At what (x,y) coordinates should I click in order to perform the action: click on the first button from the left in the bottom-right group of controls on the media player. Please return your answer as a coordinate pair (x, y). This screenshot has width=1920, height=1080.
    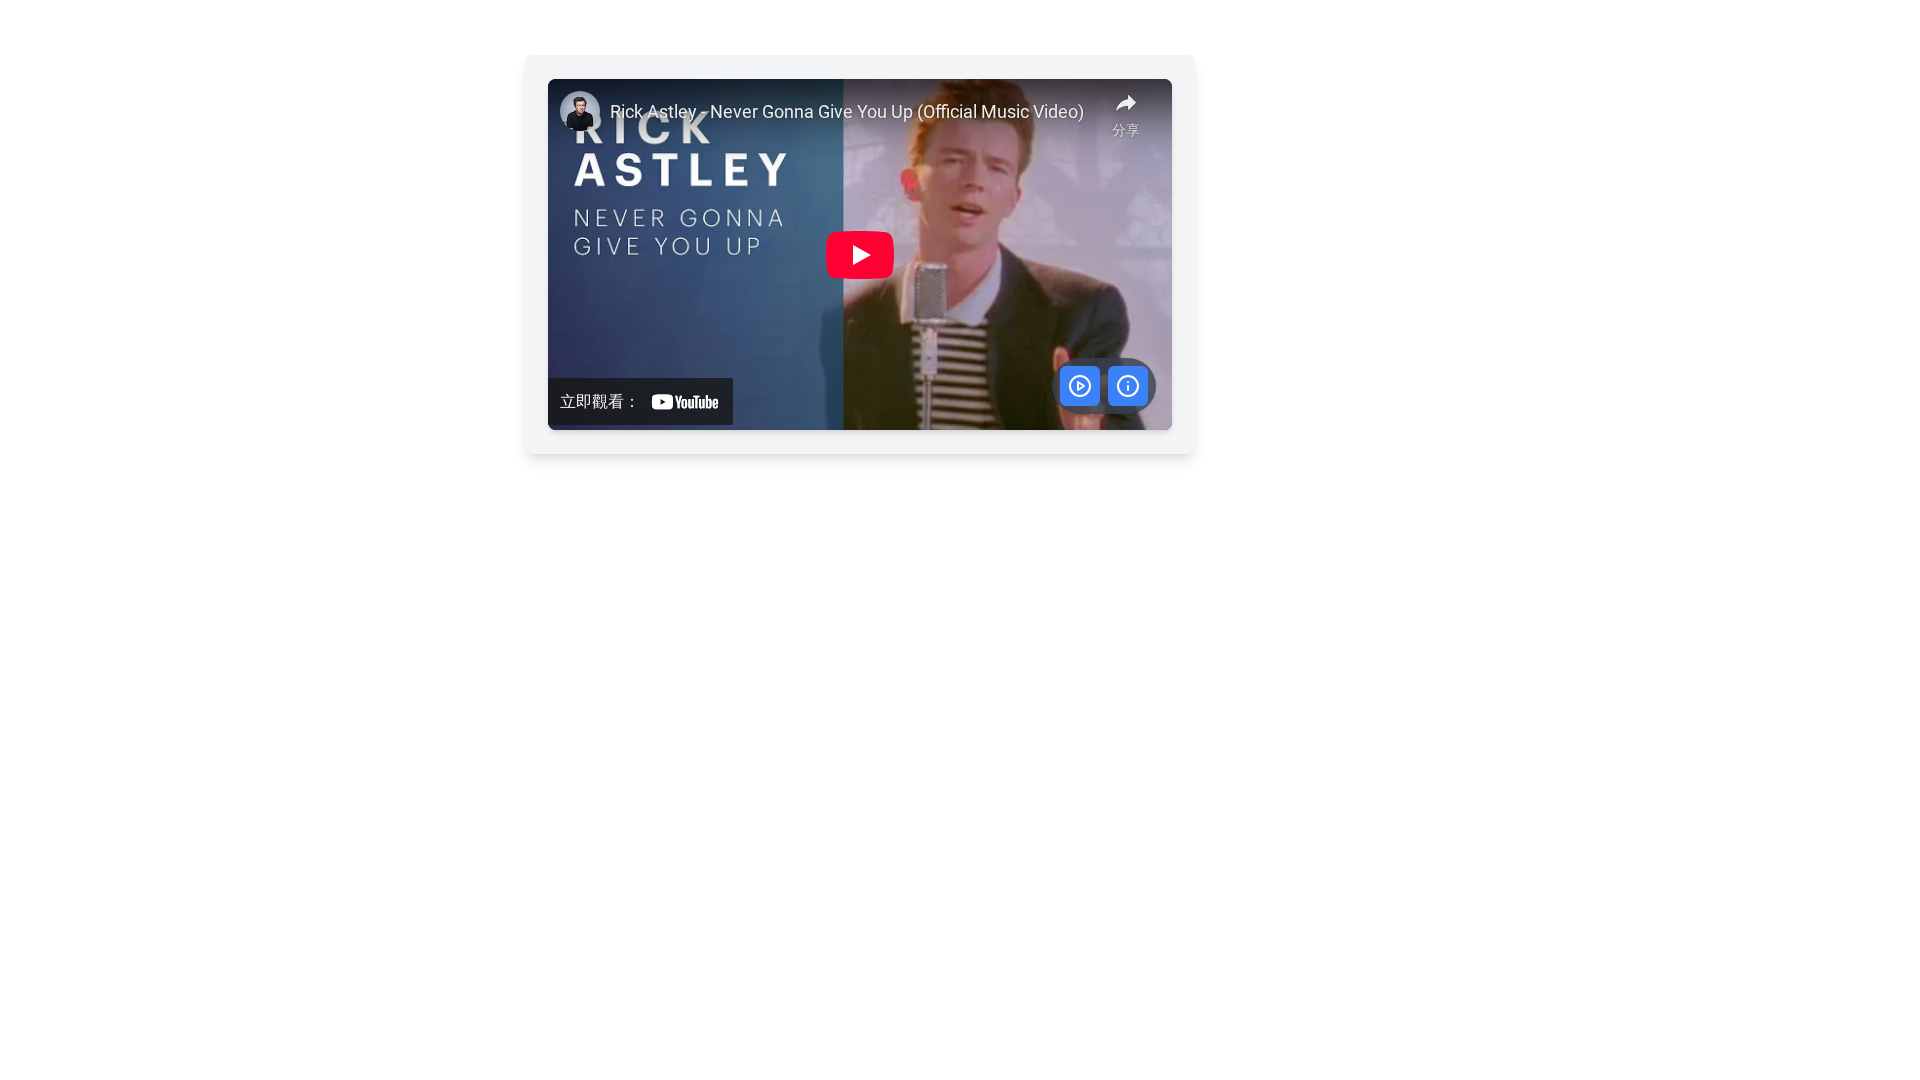
    Looking at the image, I should click on (1078, 385).